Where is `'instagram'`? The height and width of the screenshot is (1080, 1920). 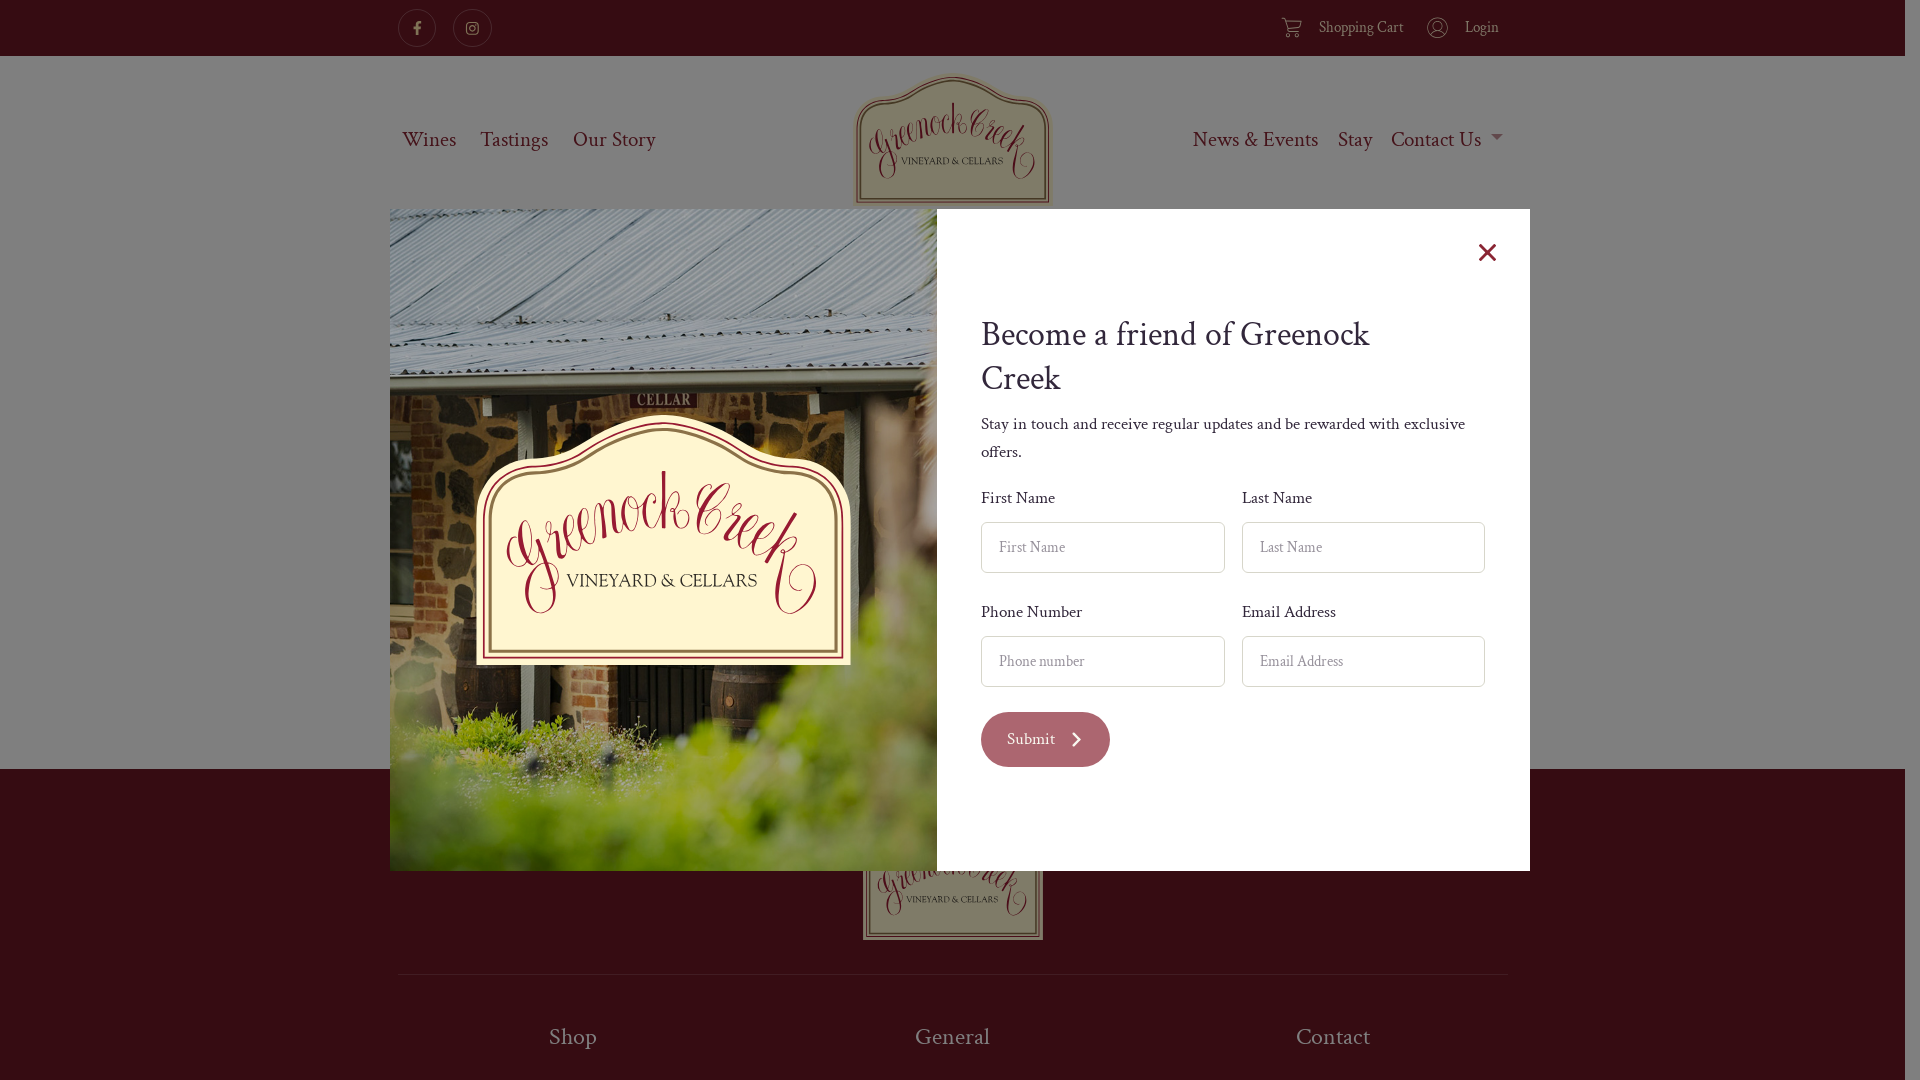
'instagram' is located at coordinates (471, 27).